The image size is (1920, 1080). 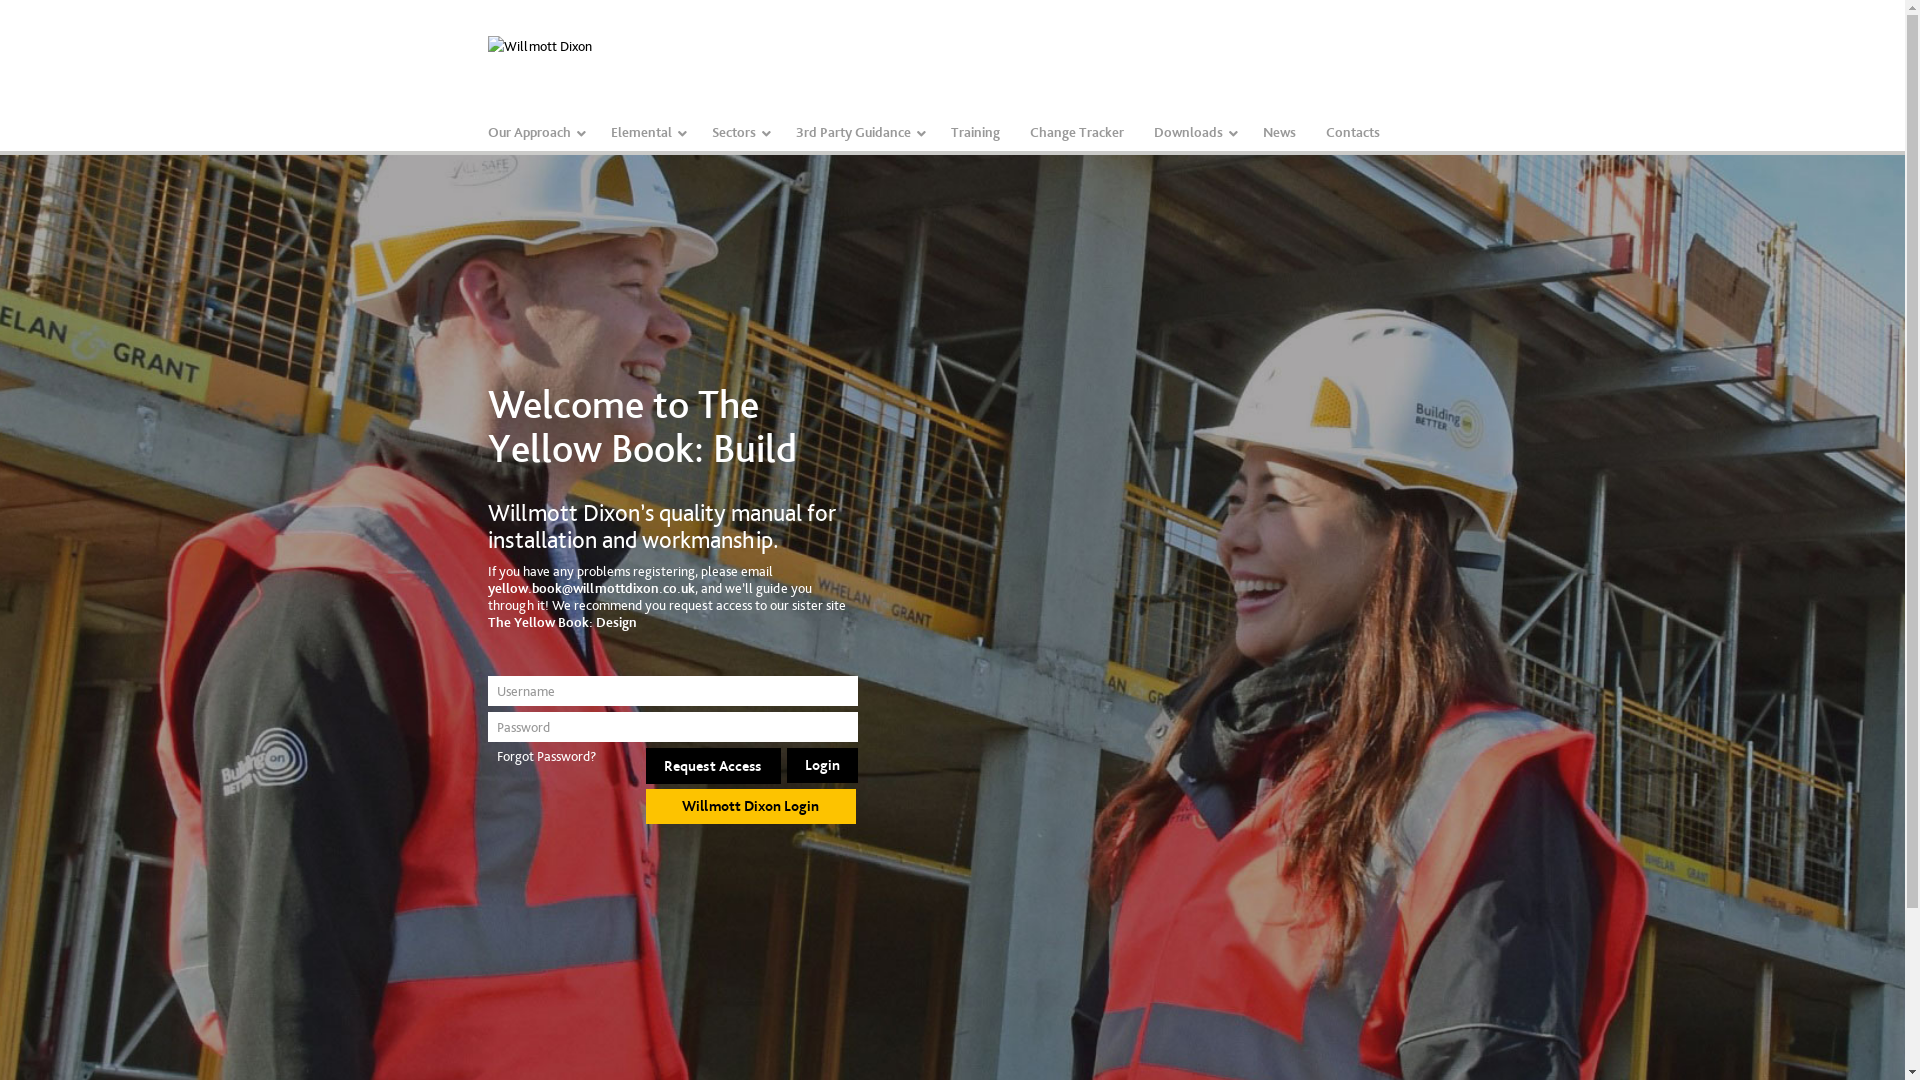 I want to click on 'Willmott Dixon Login', so click(x=749, y=805).